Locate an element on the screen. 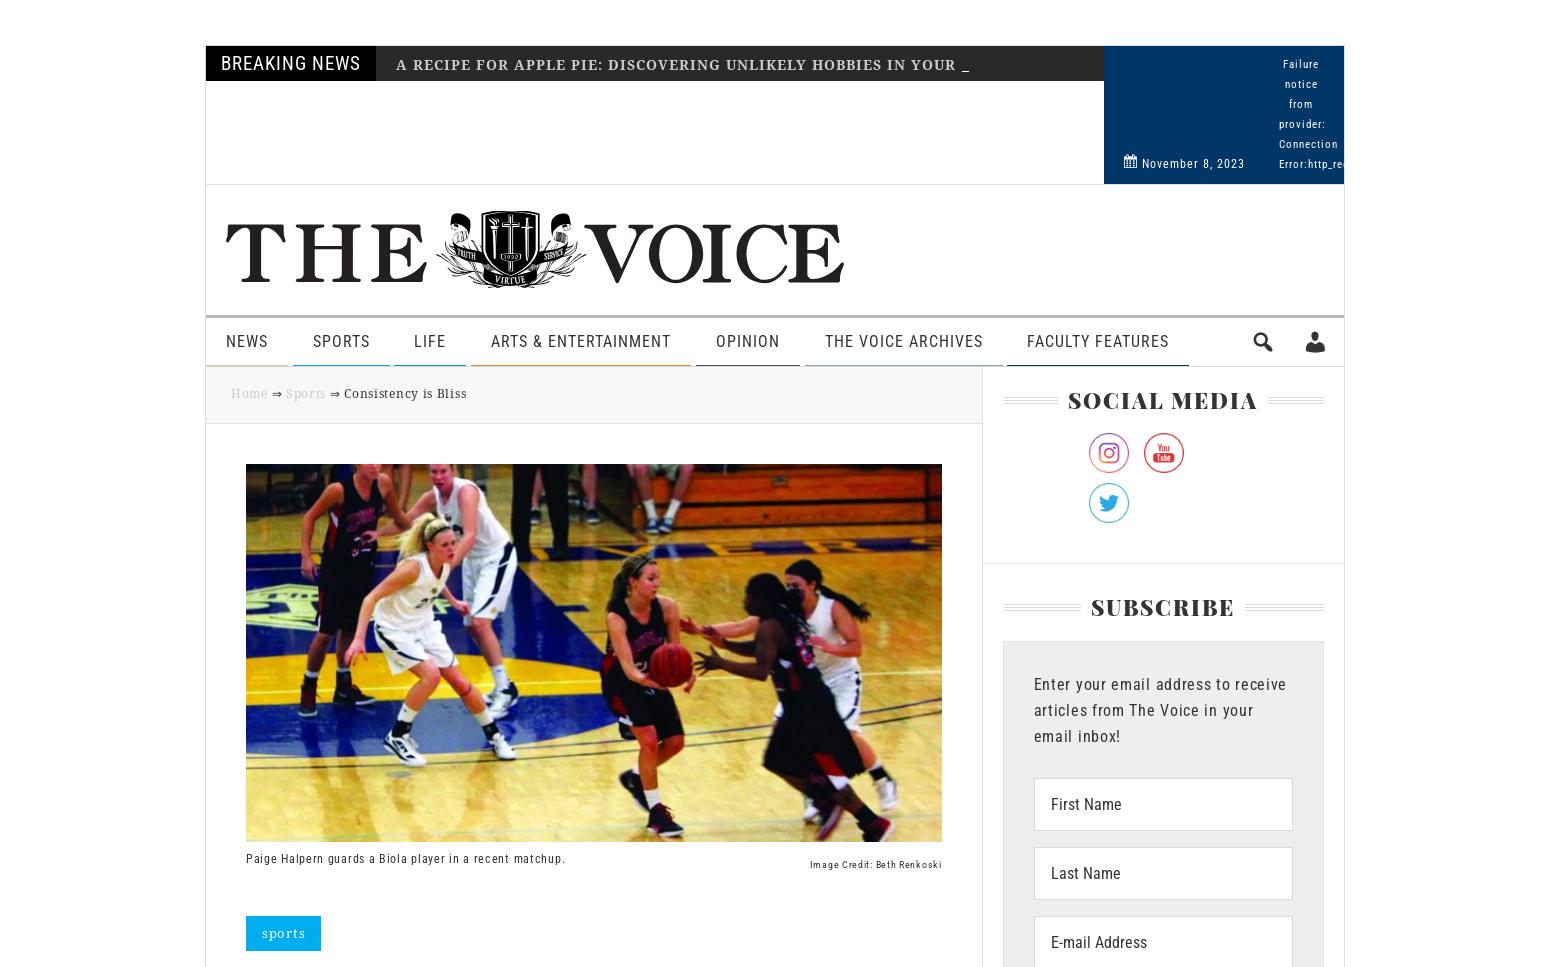 Image resolution: width=1550 pixels, height=967 pixels. 'News' is located at coordinates (247, 340).